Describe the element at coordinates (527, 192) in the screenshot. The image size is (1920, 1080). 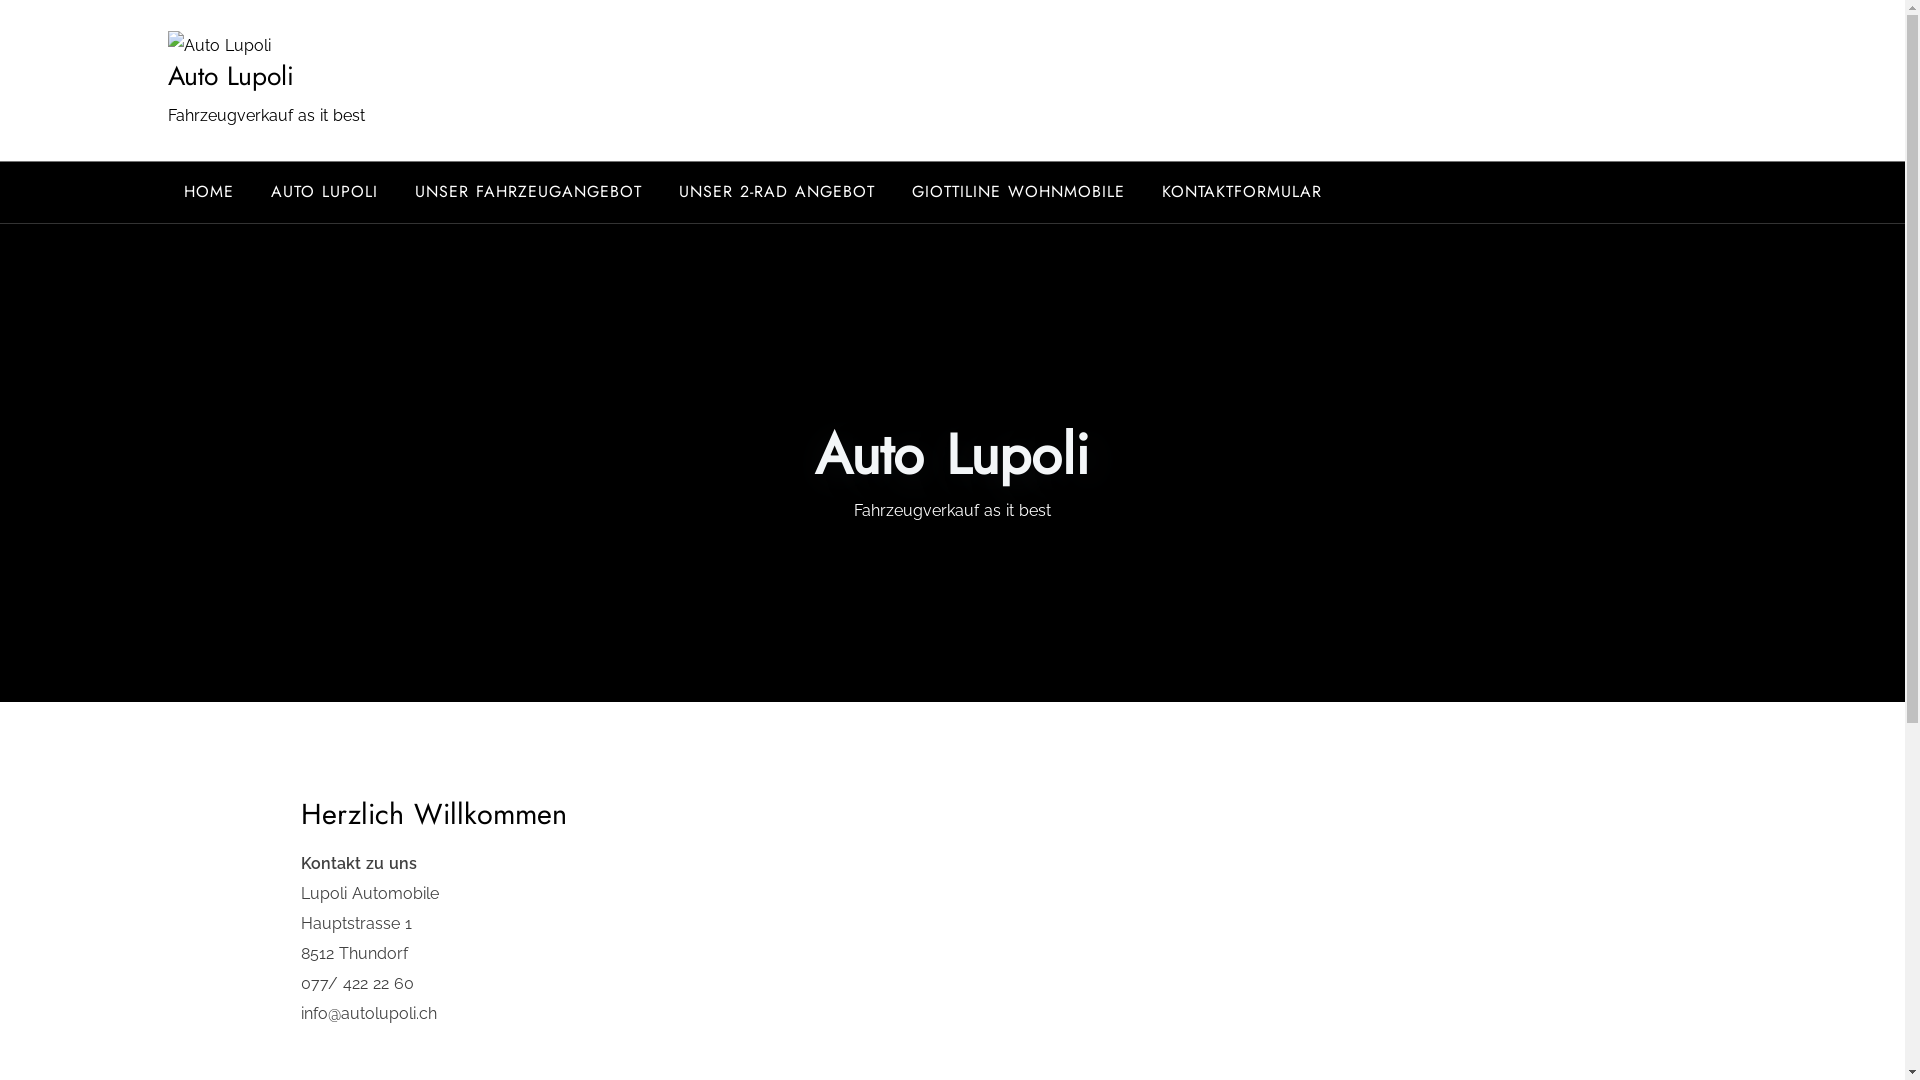
I see `'UNSER FAHRZEUGANGEBOT'` at that location.